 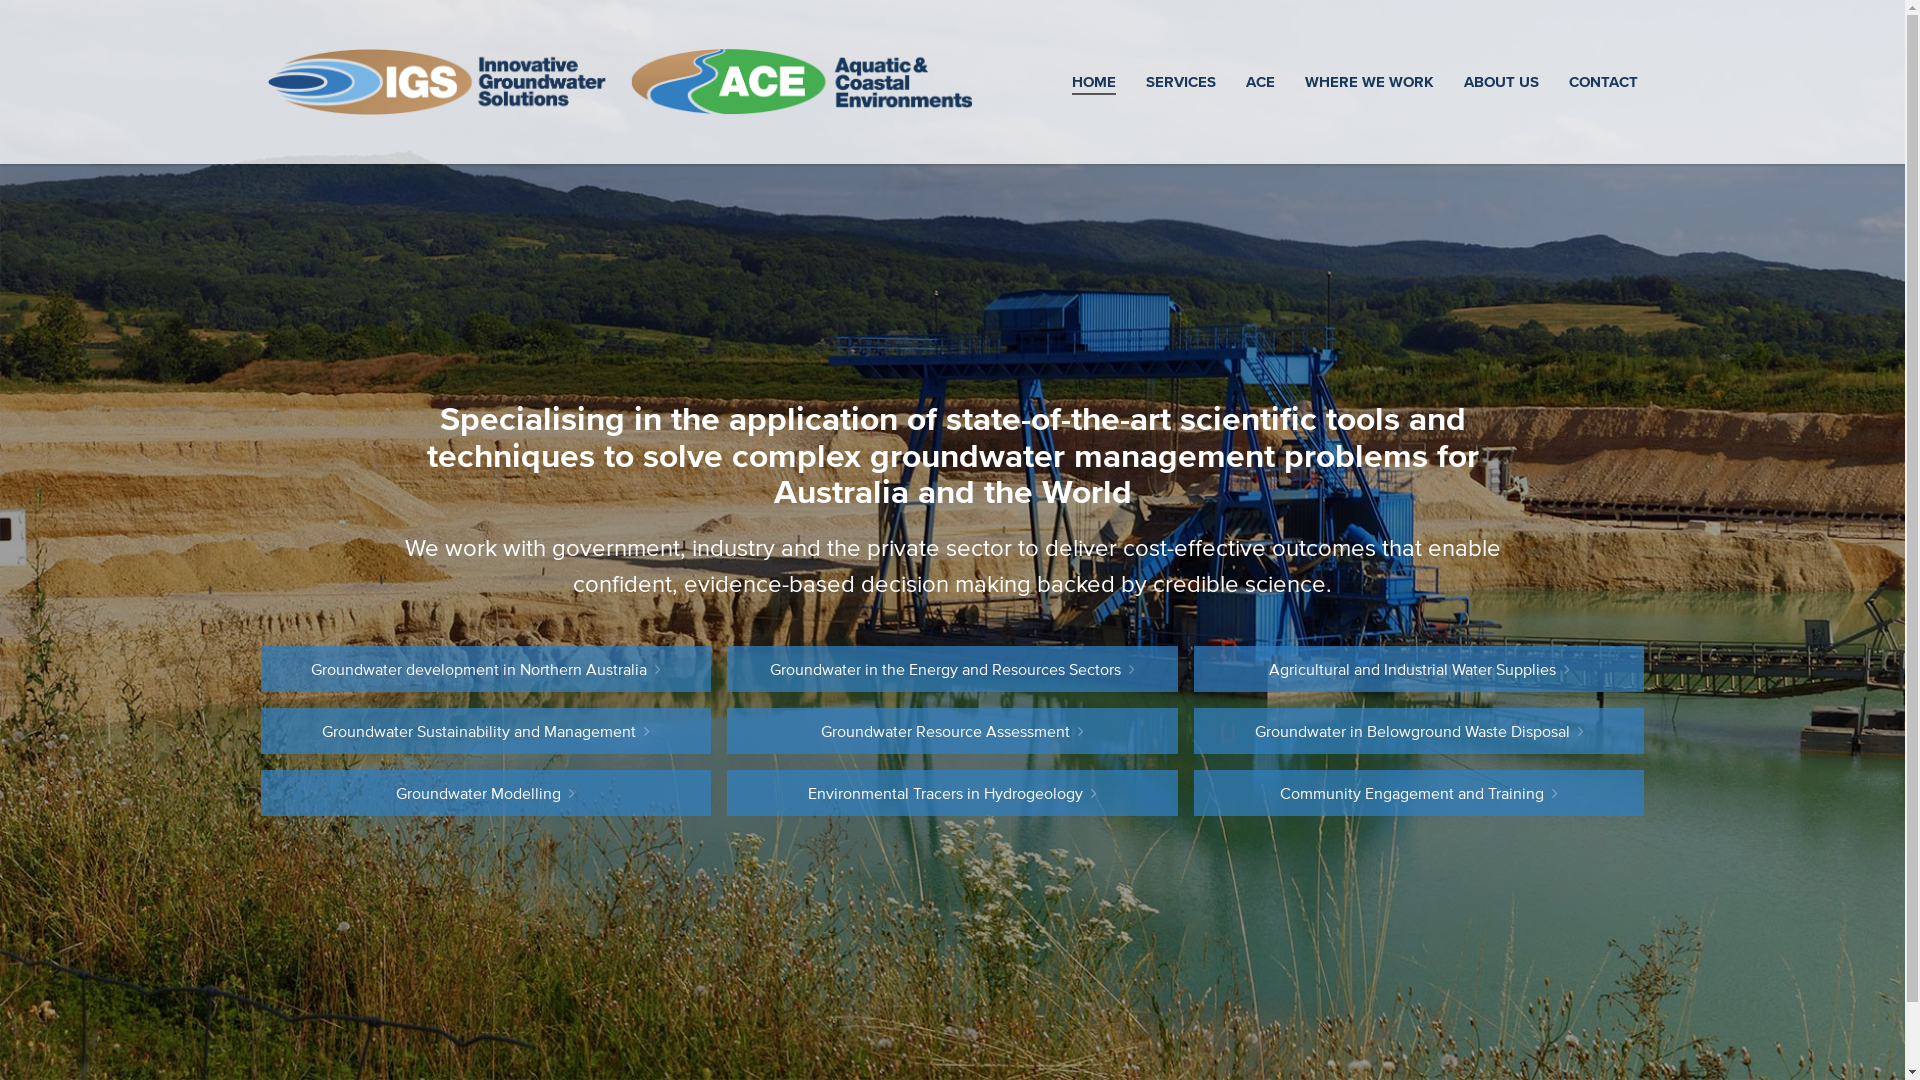 I want to click on 'Innovative Groundwater Solutions', so click(x=439, y=81).